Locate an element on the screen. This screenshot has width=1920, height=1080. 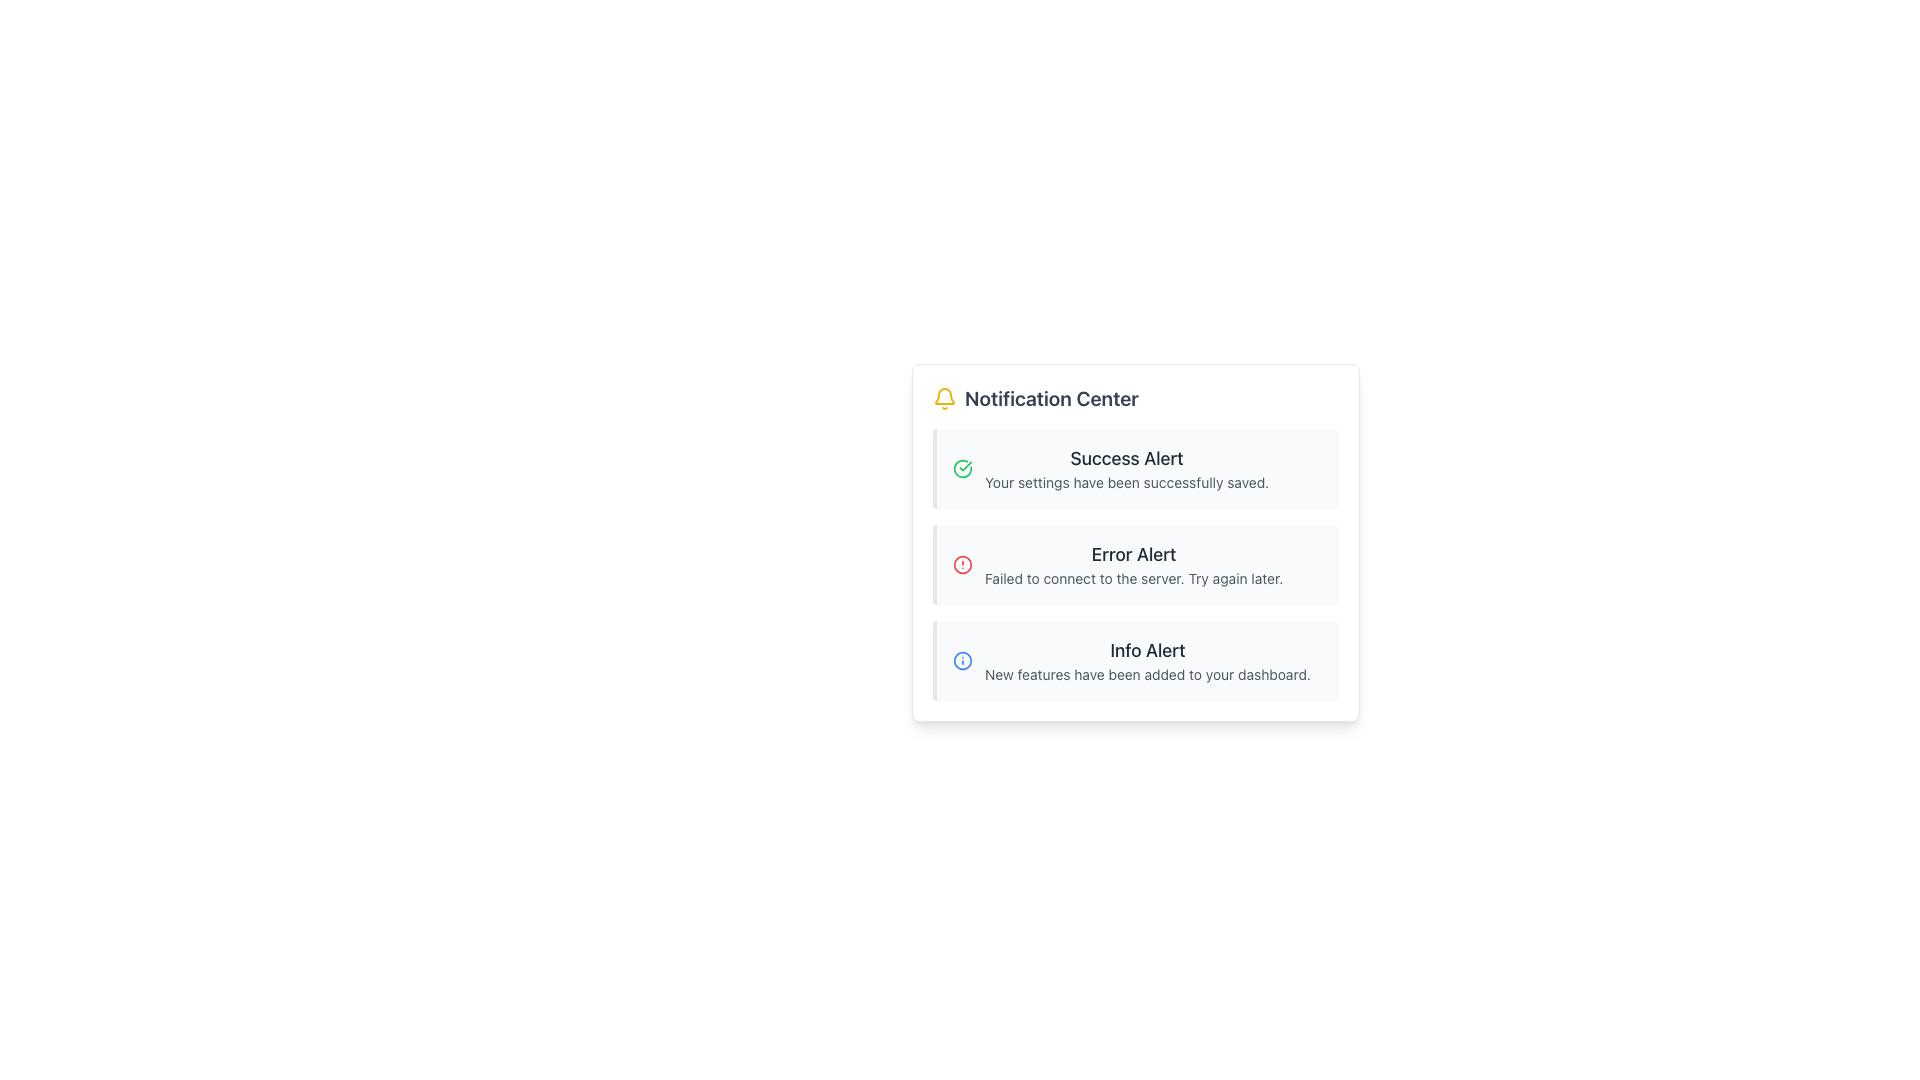
the notification alert indicating server connection failure in the Notification Center is located at coordinates (1134, 564).